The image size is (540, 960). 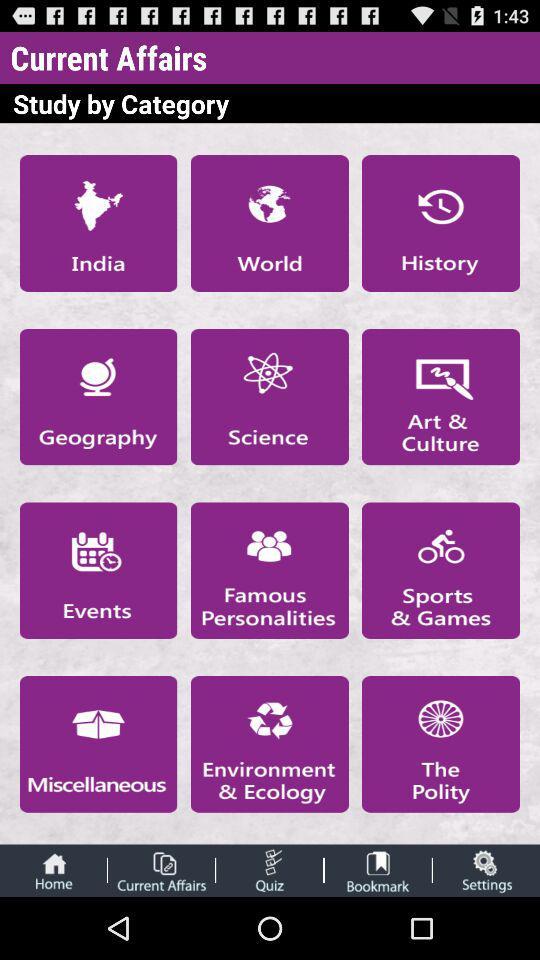 I want to click on study sports and games category, so click(x=441, y=570).